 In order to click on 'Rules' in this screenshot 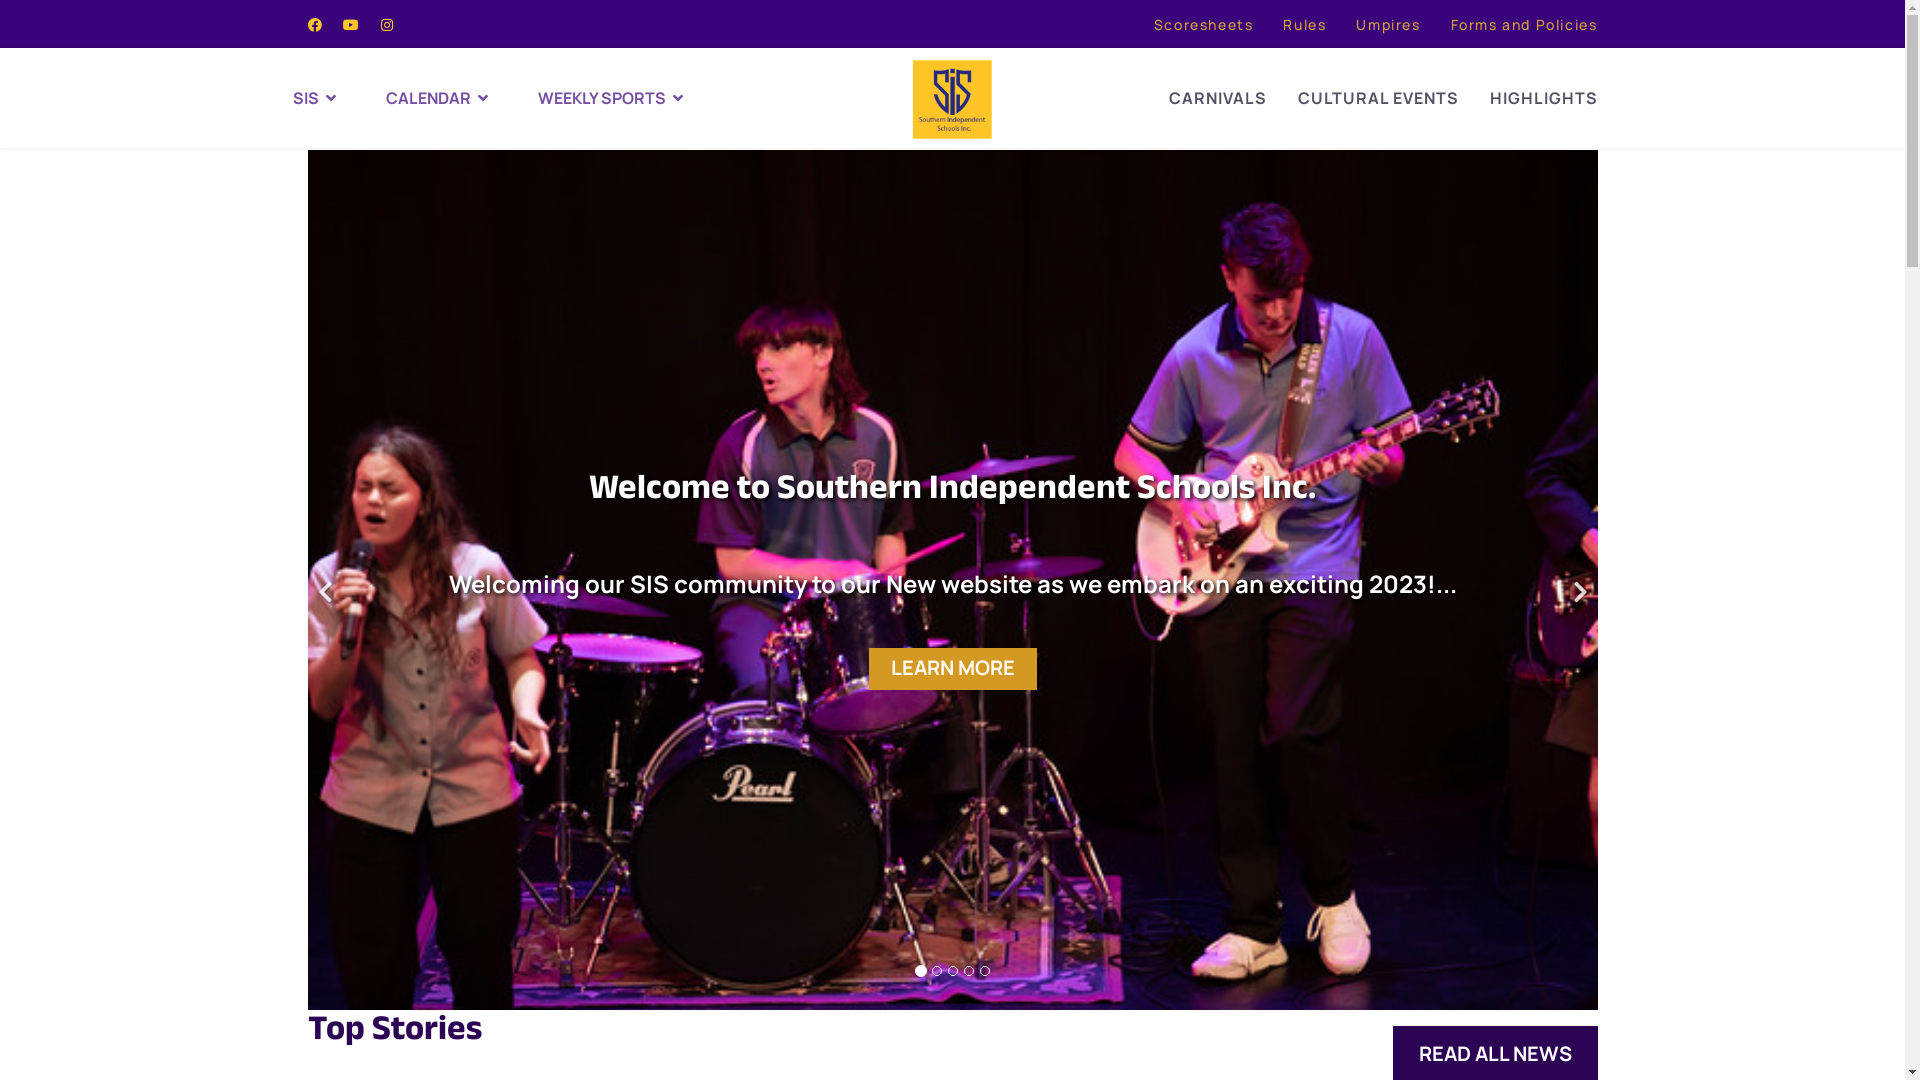, I will do `click(1304, 24)`.